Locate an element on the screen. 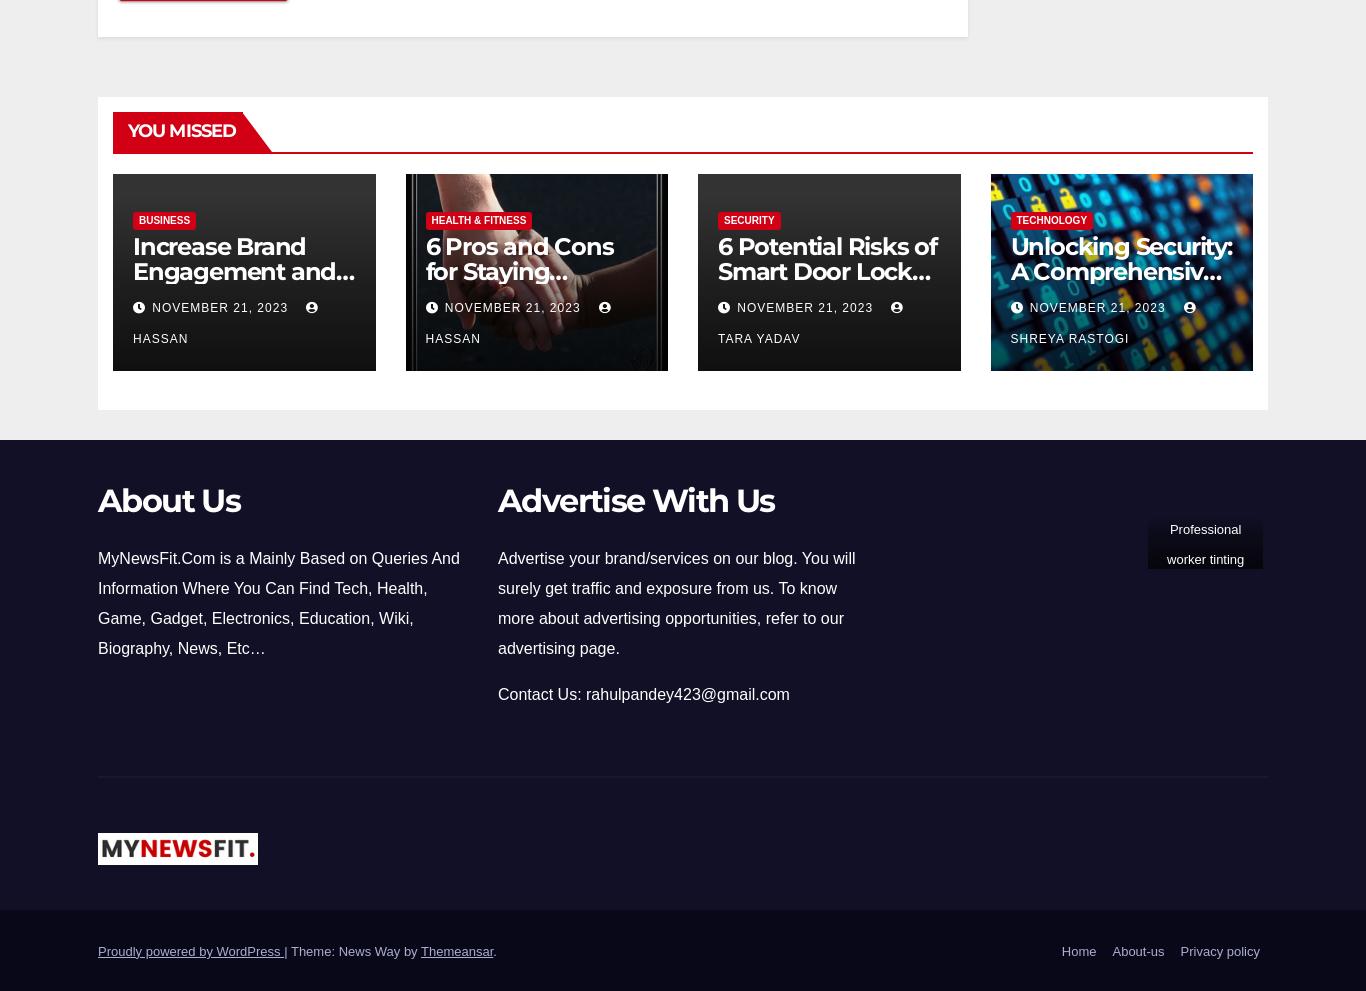 The image size is (1366, 991). 'You missed' is located at coordinates (180, 129).